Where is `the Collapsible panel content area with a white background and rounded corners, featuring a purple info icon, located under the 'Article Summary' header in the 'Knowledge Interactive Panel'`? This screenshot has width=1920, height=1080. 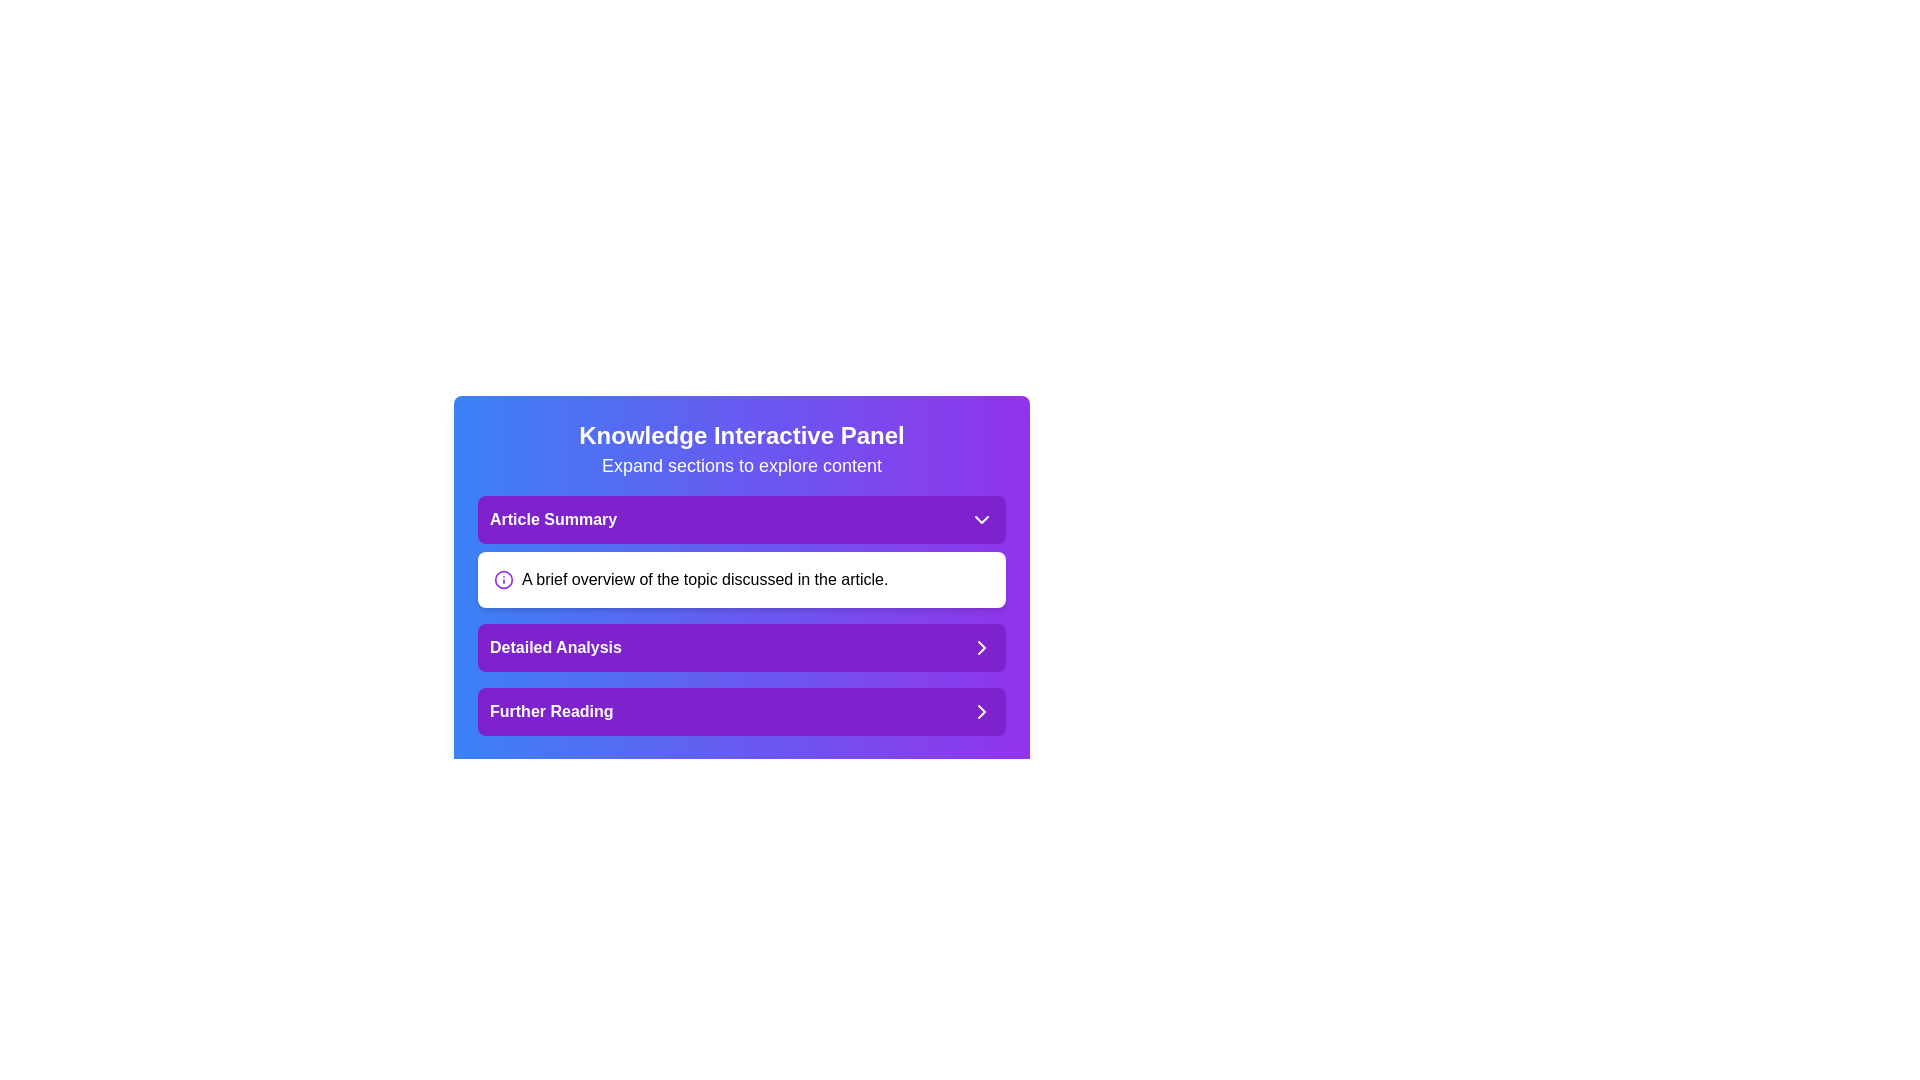
the Collapsible panel content area with a white background and rounded corners, featuring a purple info icon, located under the 'Article Summary' header in the 'Knowledge Interactive Panel' is located at coordinates (741, 551).